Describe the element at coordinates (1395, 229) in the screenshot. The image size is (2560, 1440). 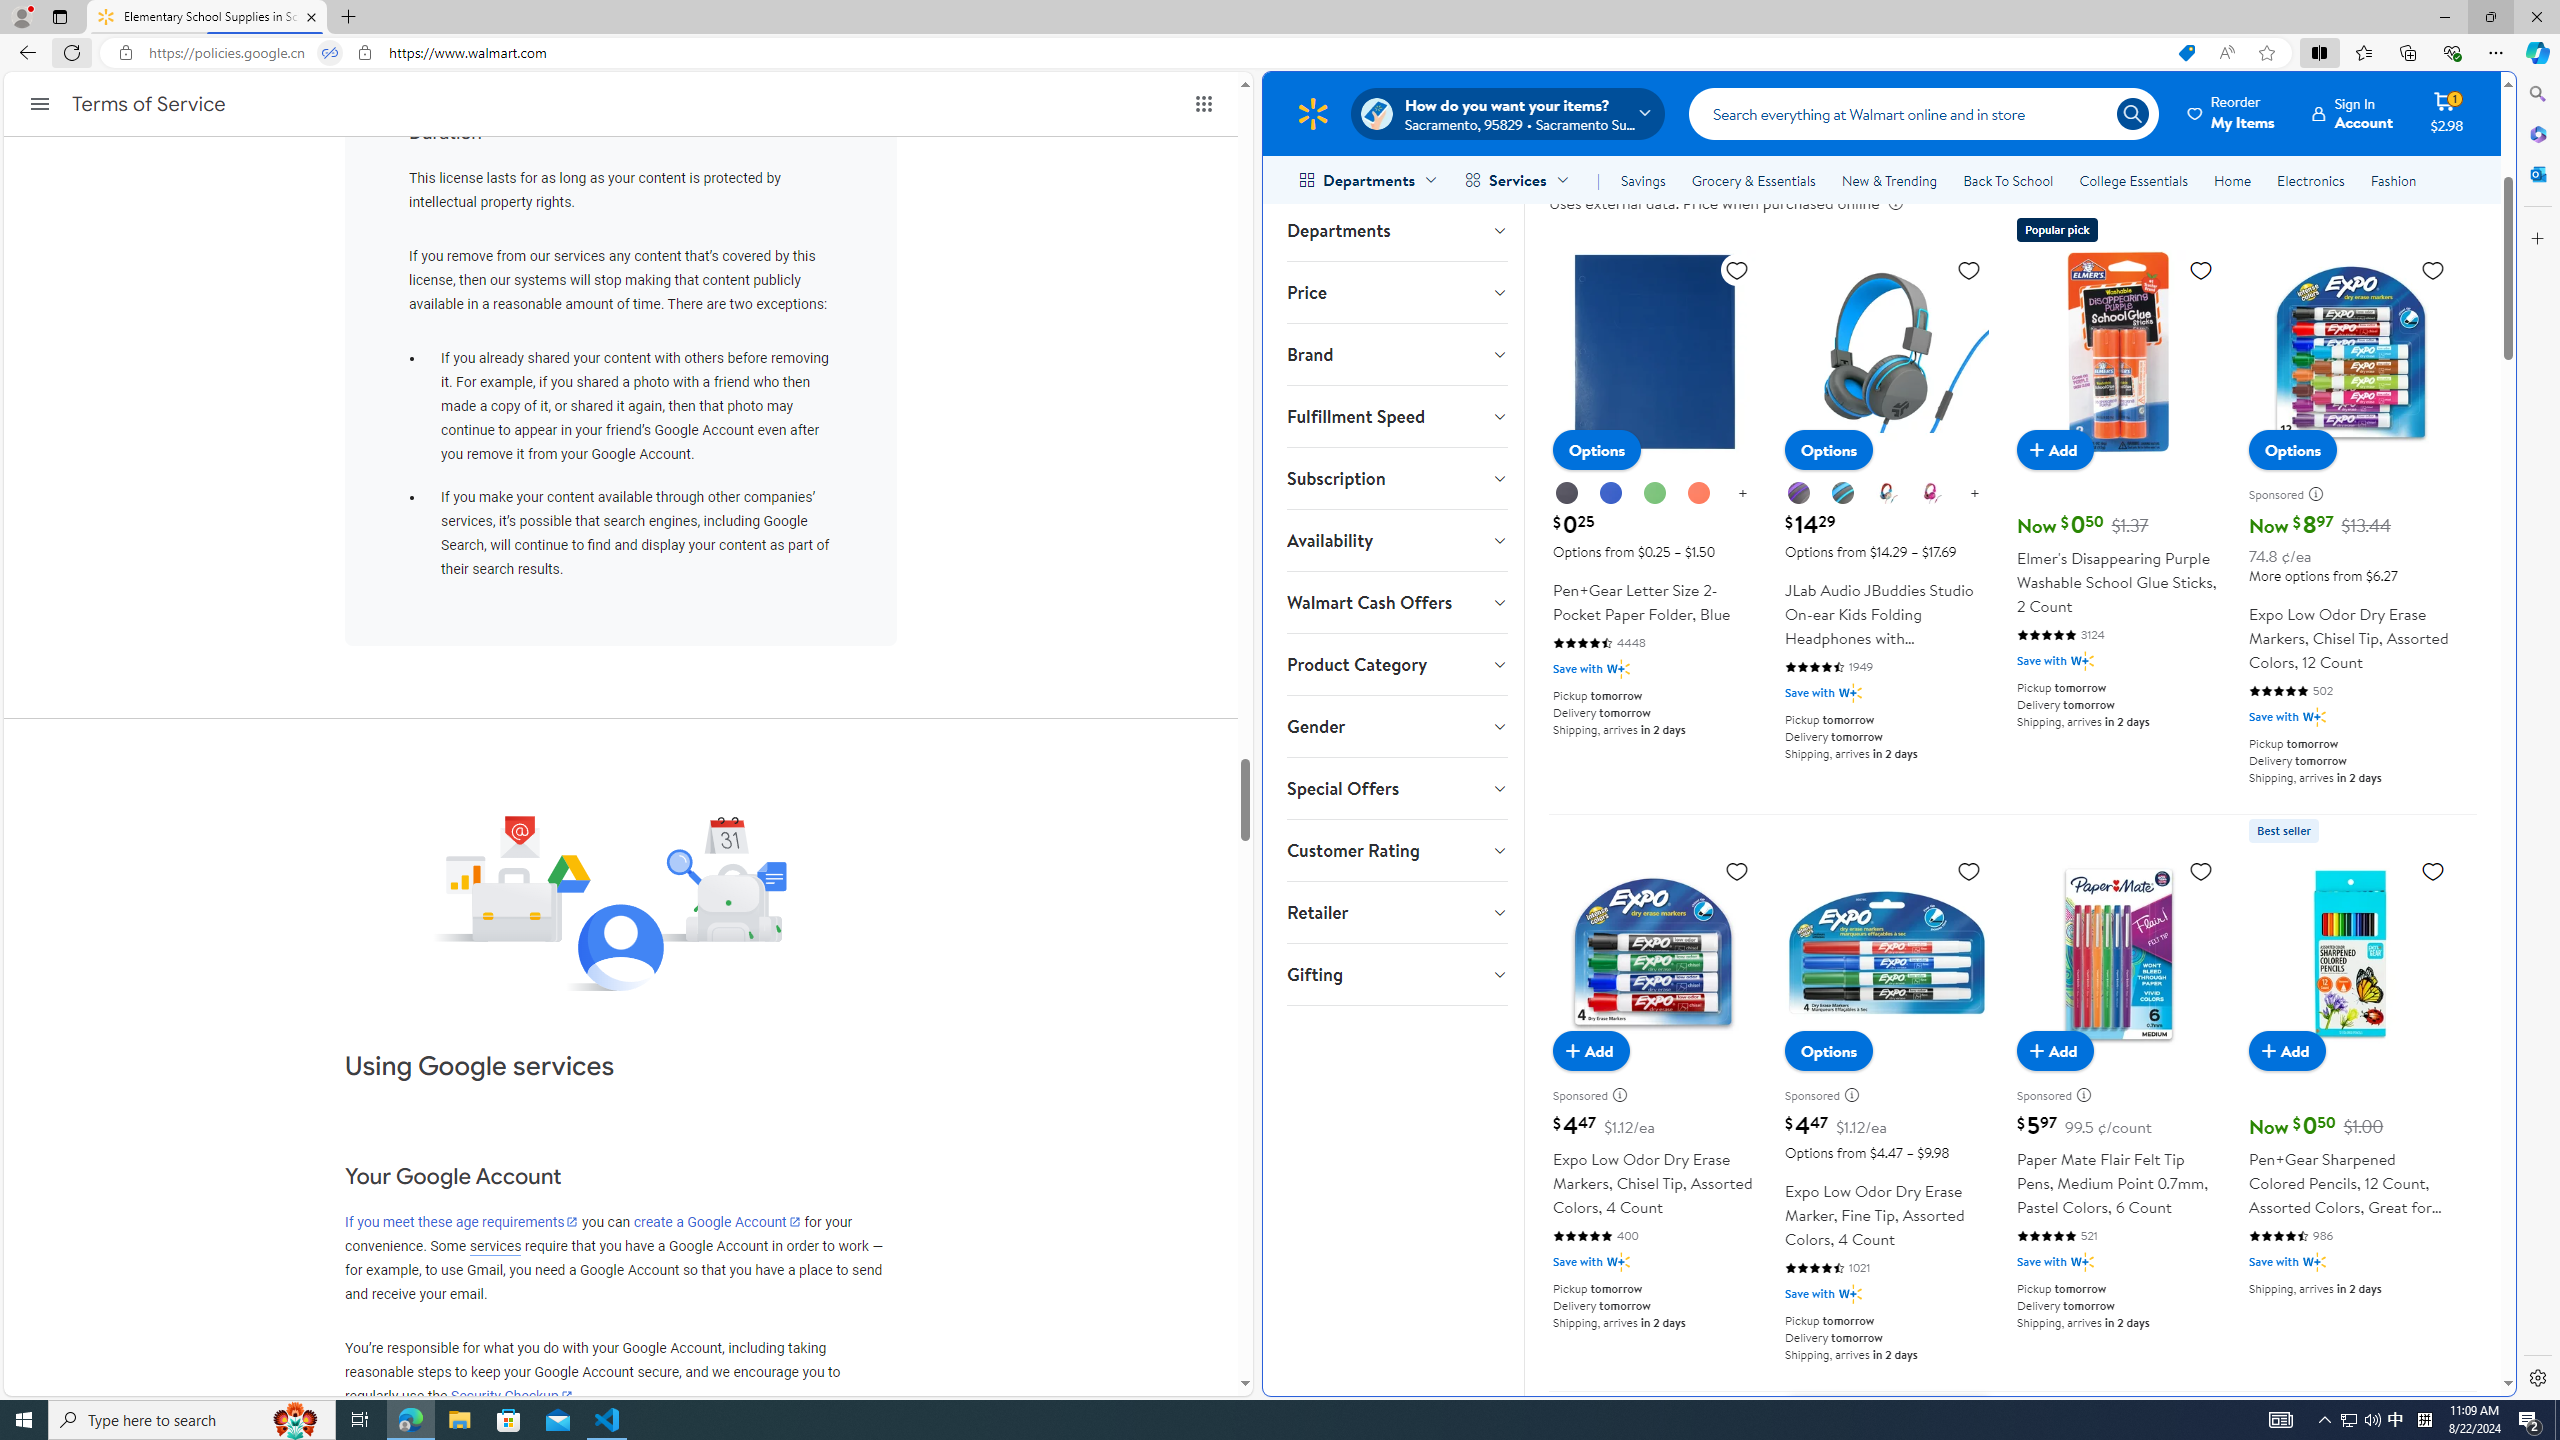
I see `'Departments'` at that location.